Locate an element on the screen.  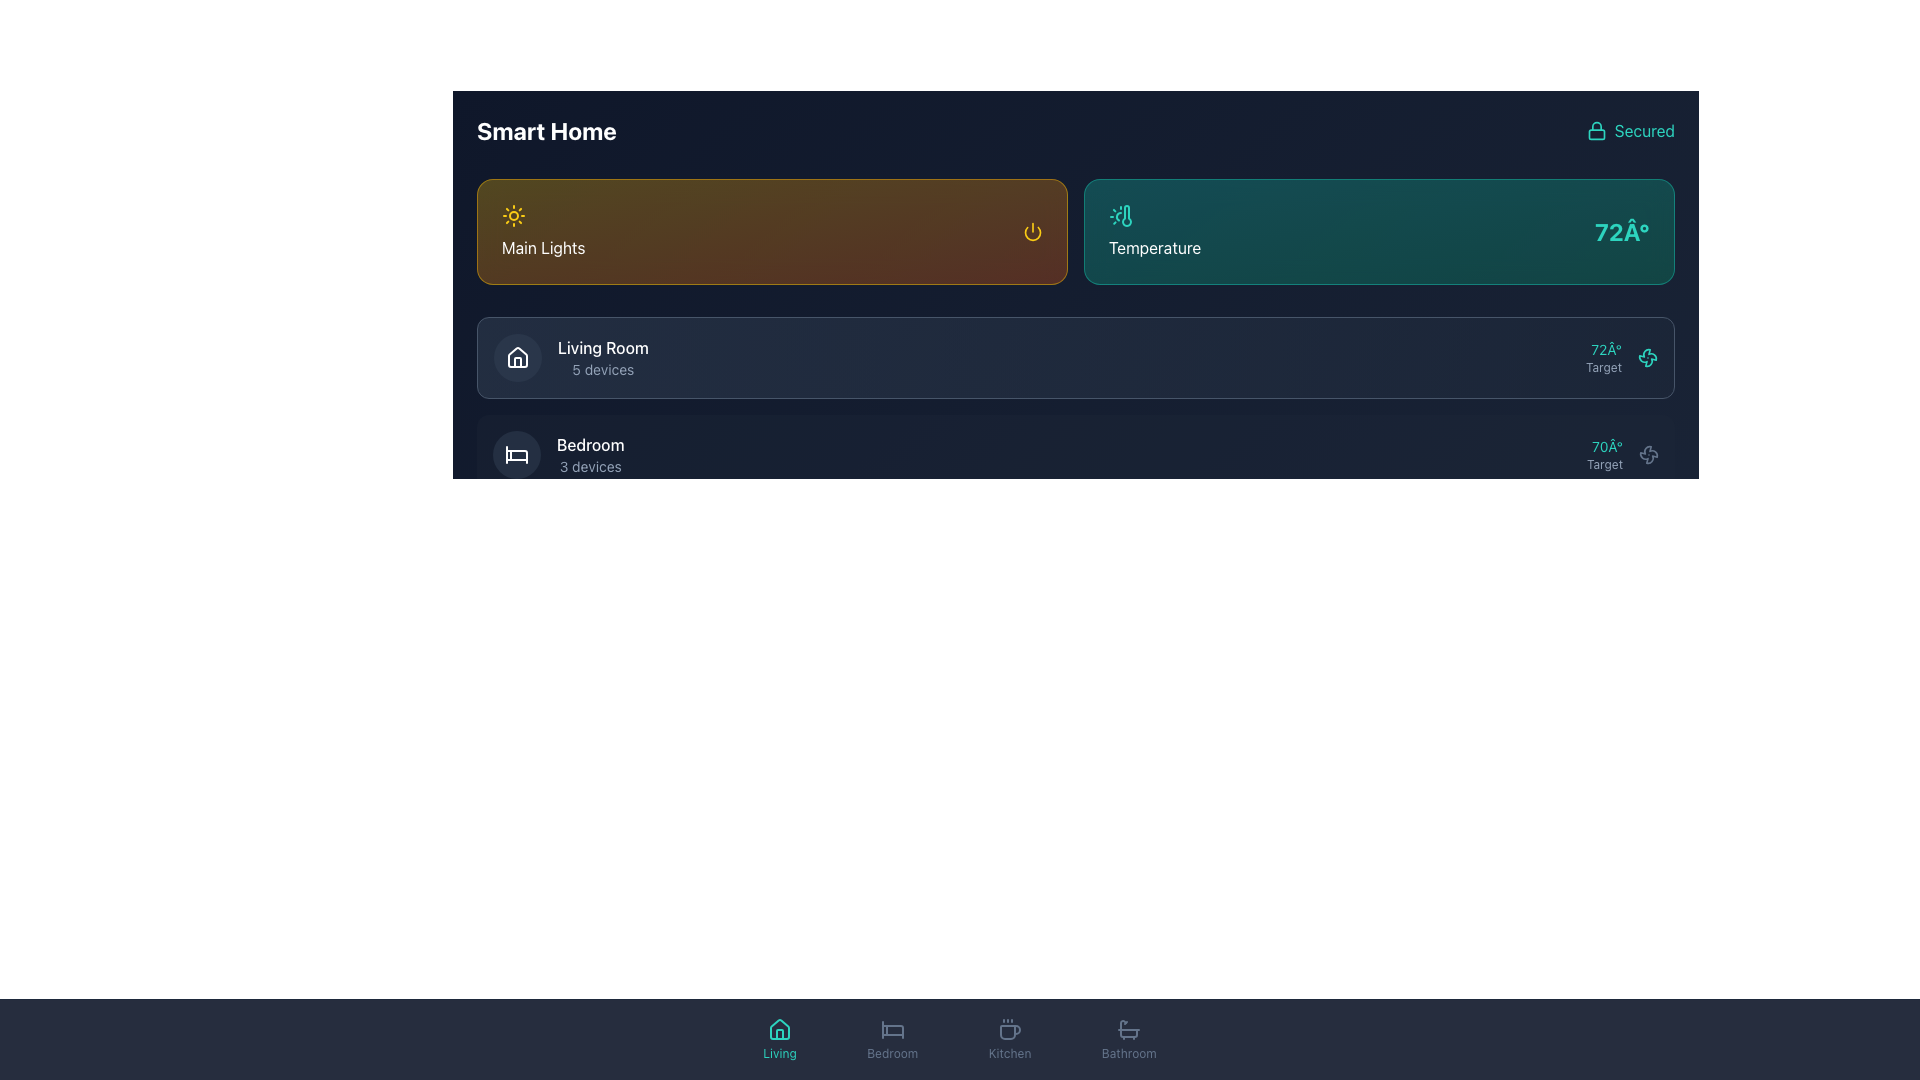
text label 'Bathroom' located in the bottom navigation bar, styled in a small font size and muted slate-gray color is located at coordinates (1129, 1052).